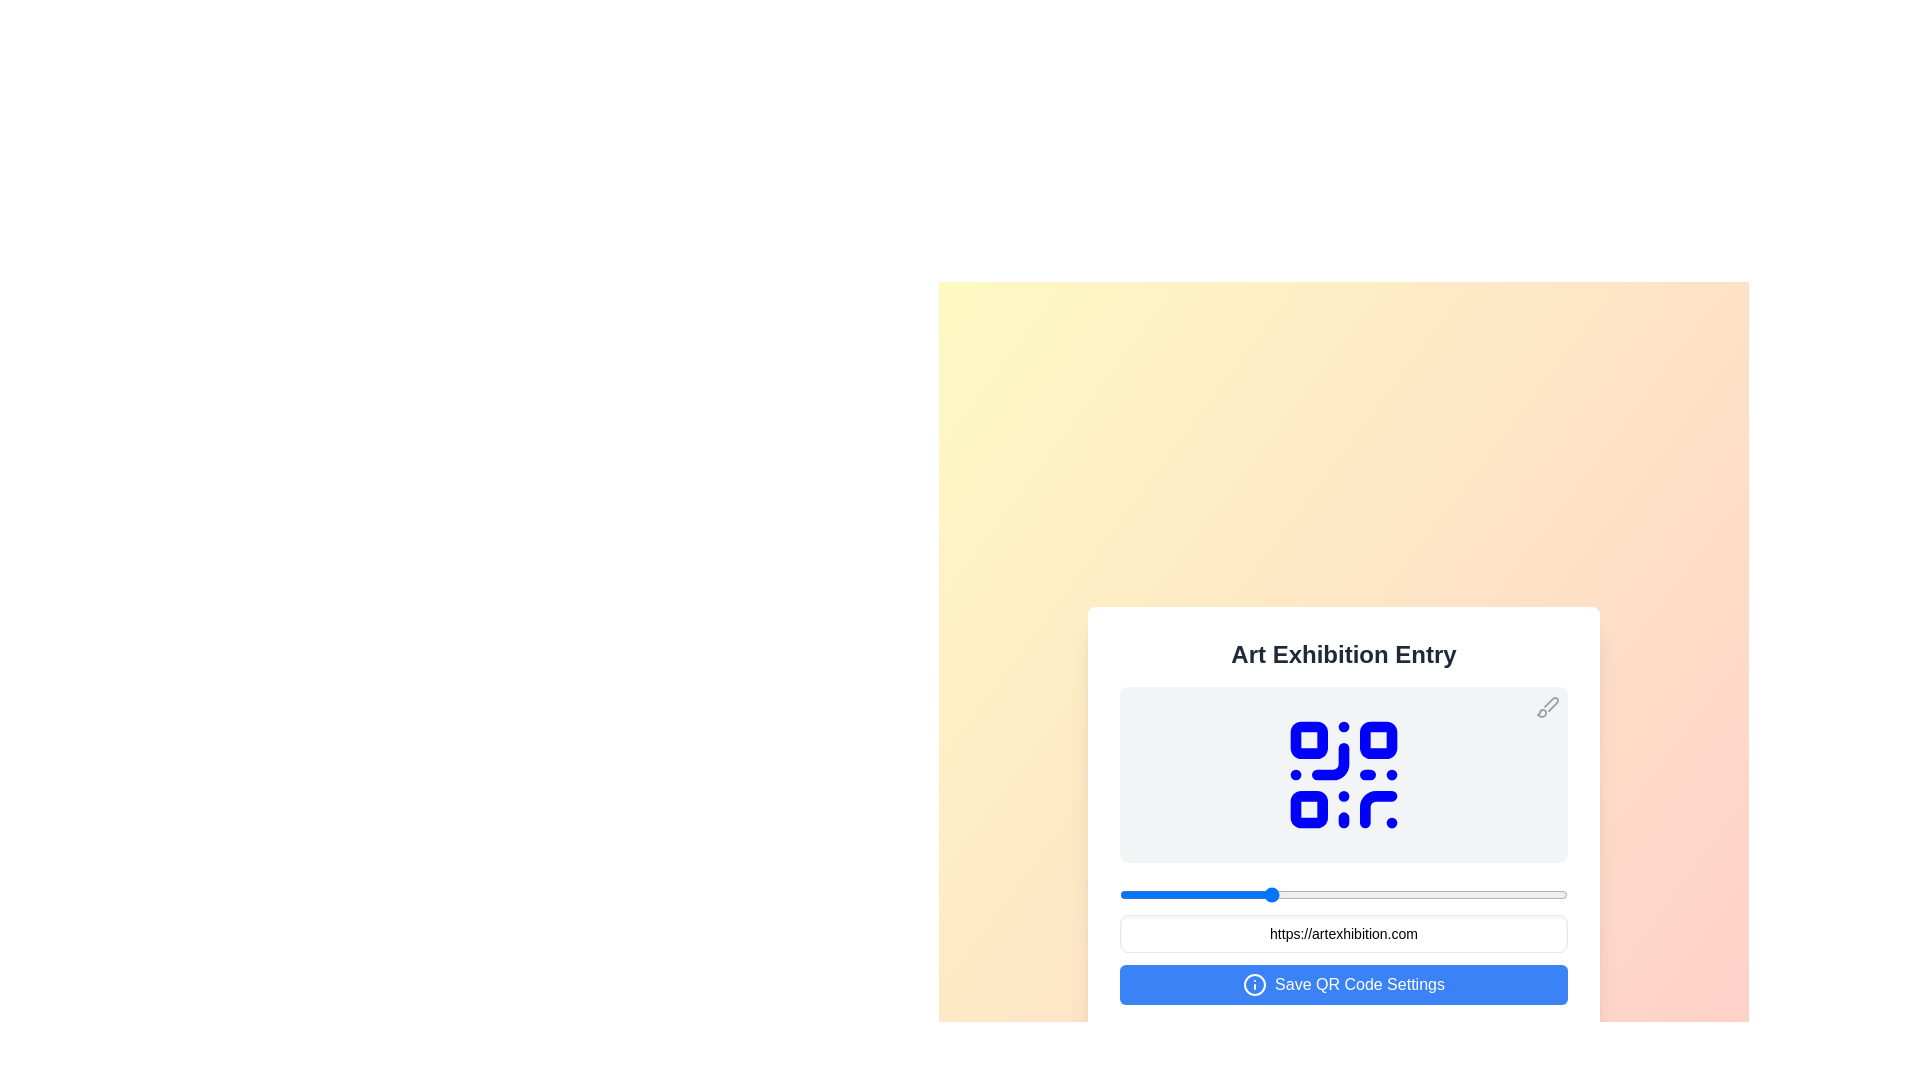  What do you see at coordinates (1254, 983) in the screenshot?
I see `the circular icon within the button located near the bottom-left side of the rectangular panel, which serves as a visual representation for triggering an action` at bounding box center [1254, 983].